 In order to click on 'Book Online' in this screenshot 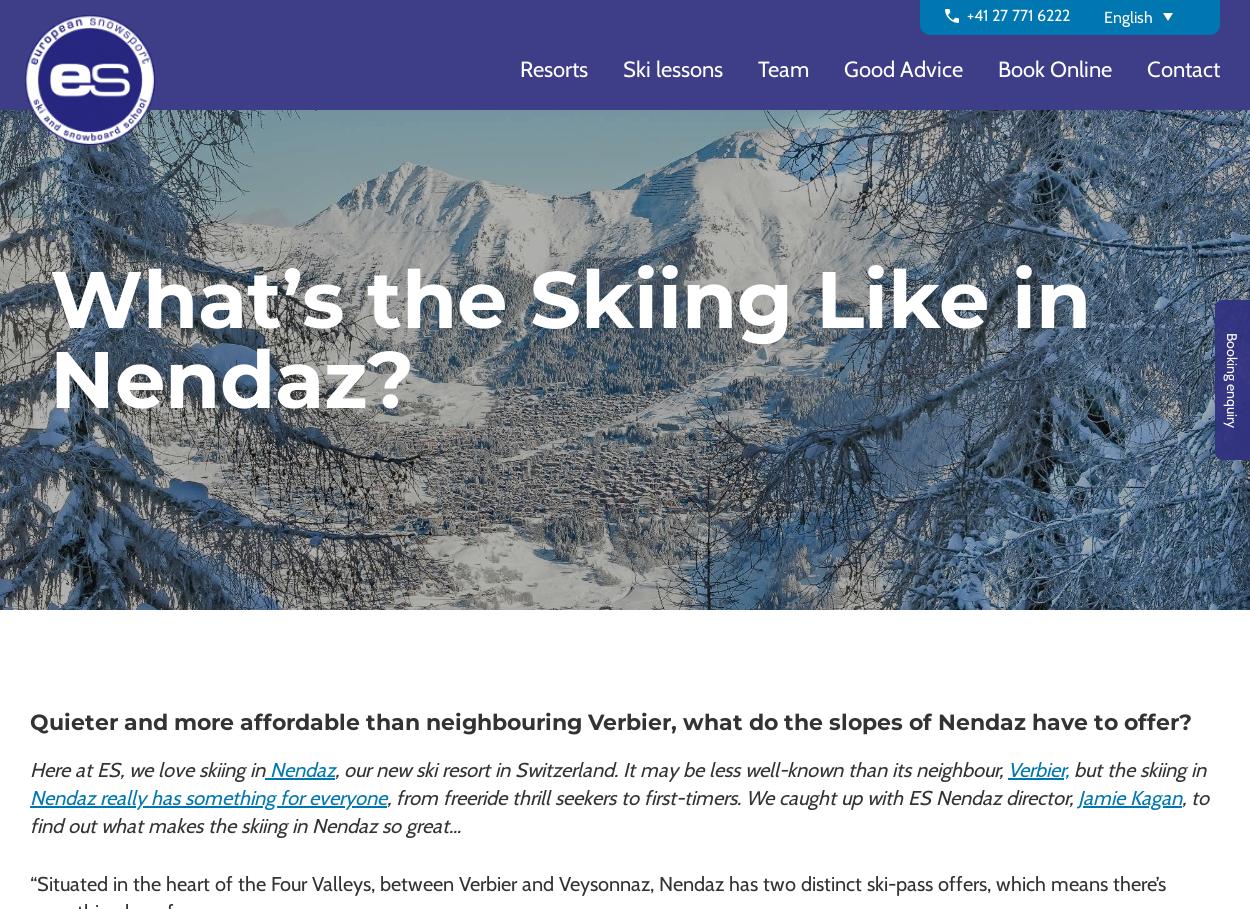, I will do `click(1055, 69)`.